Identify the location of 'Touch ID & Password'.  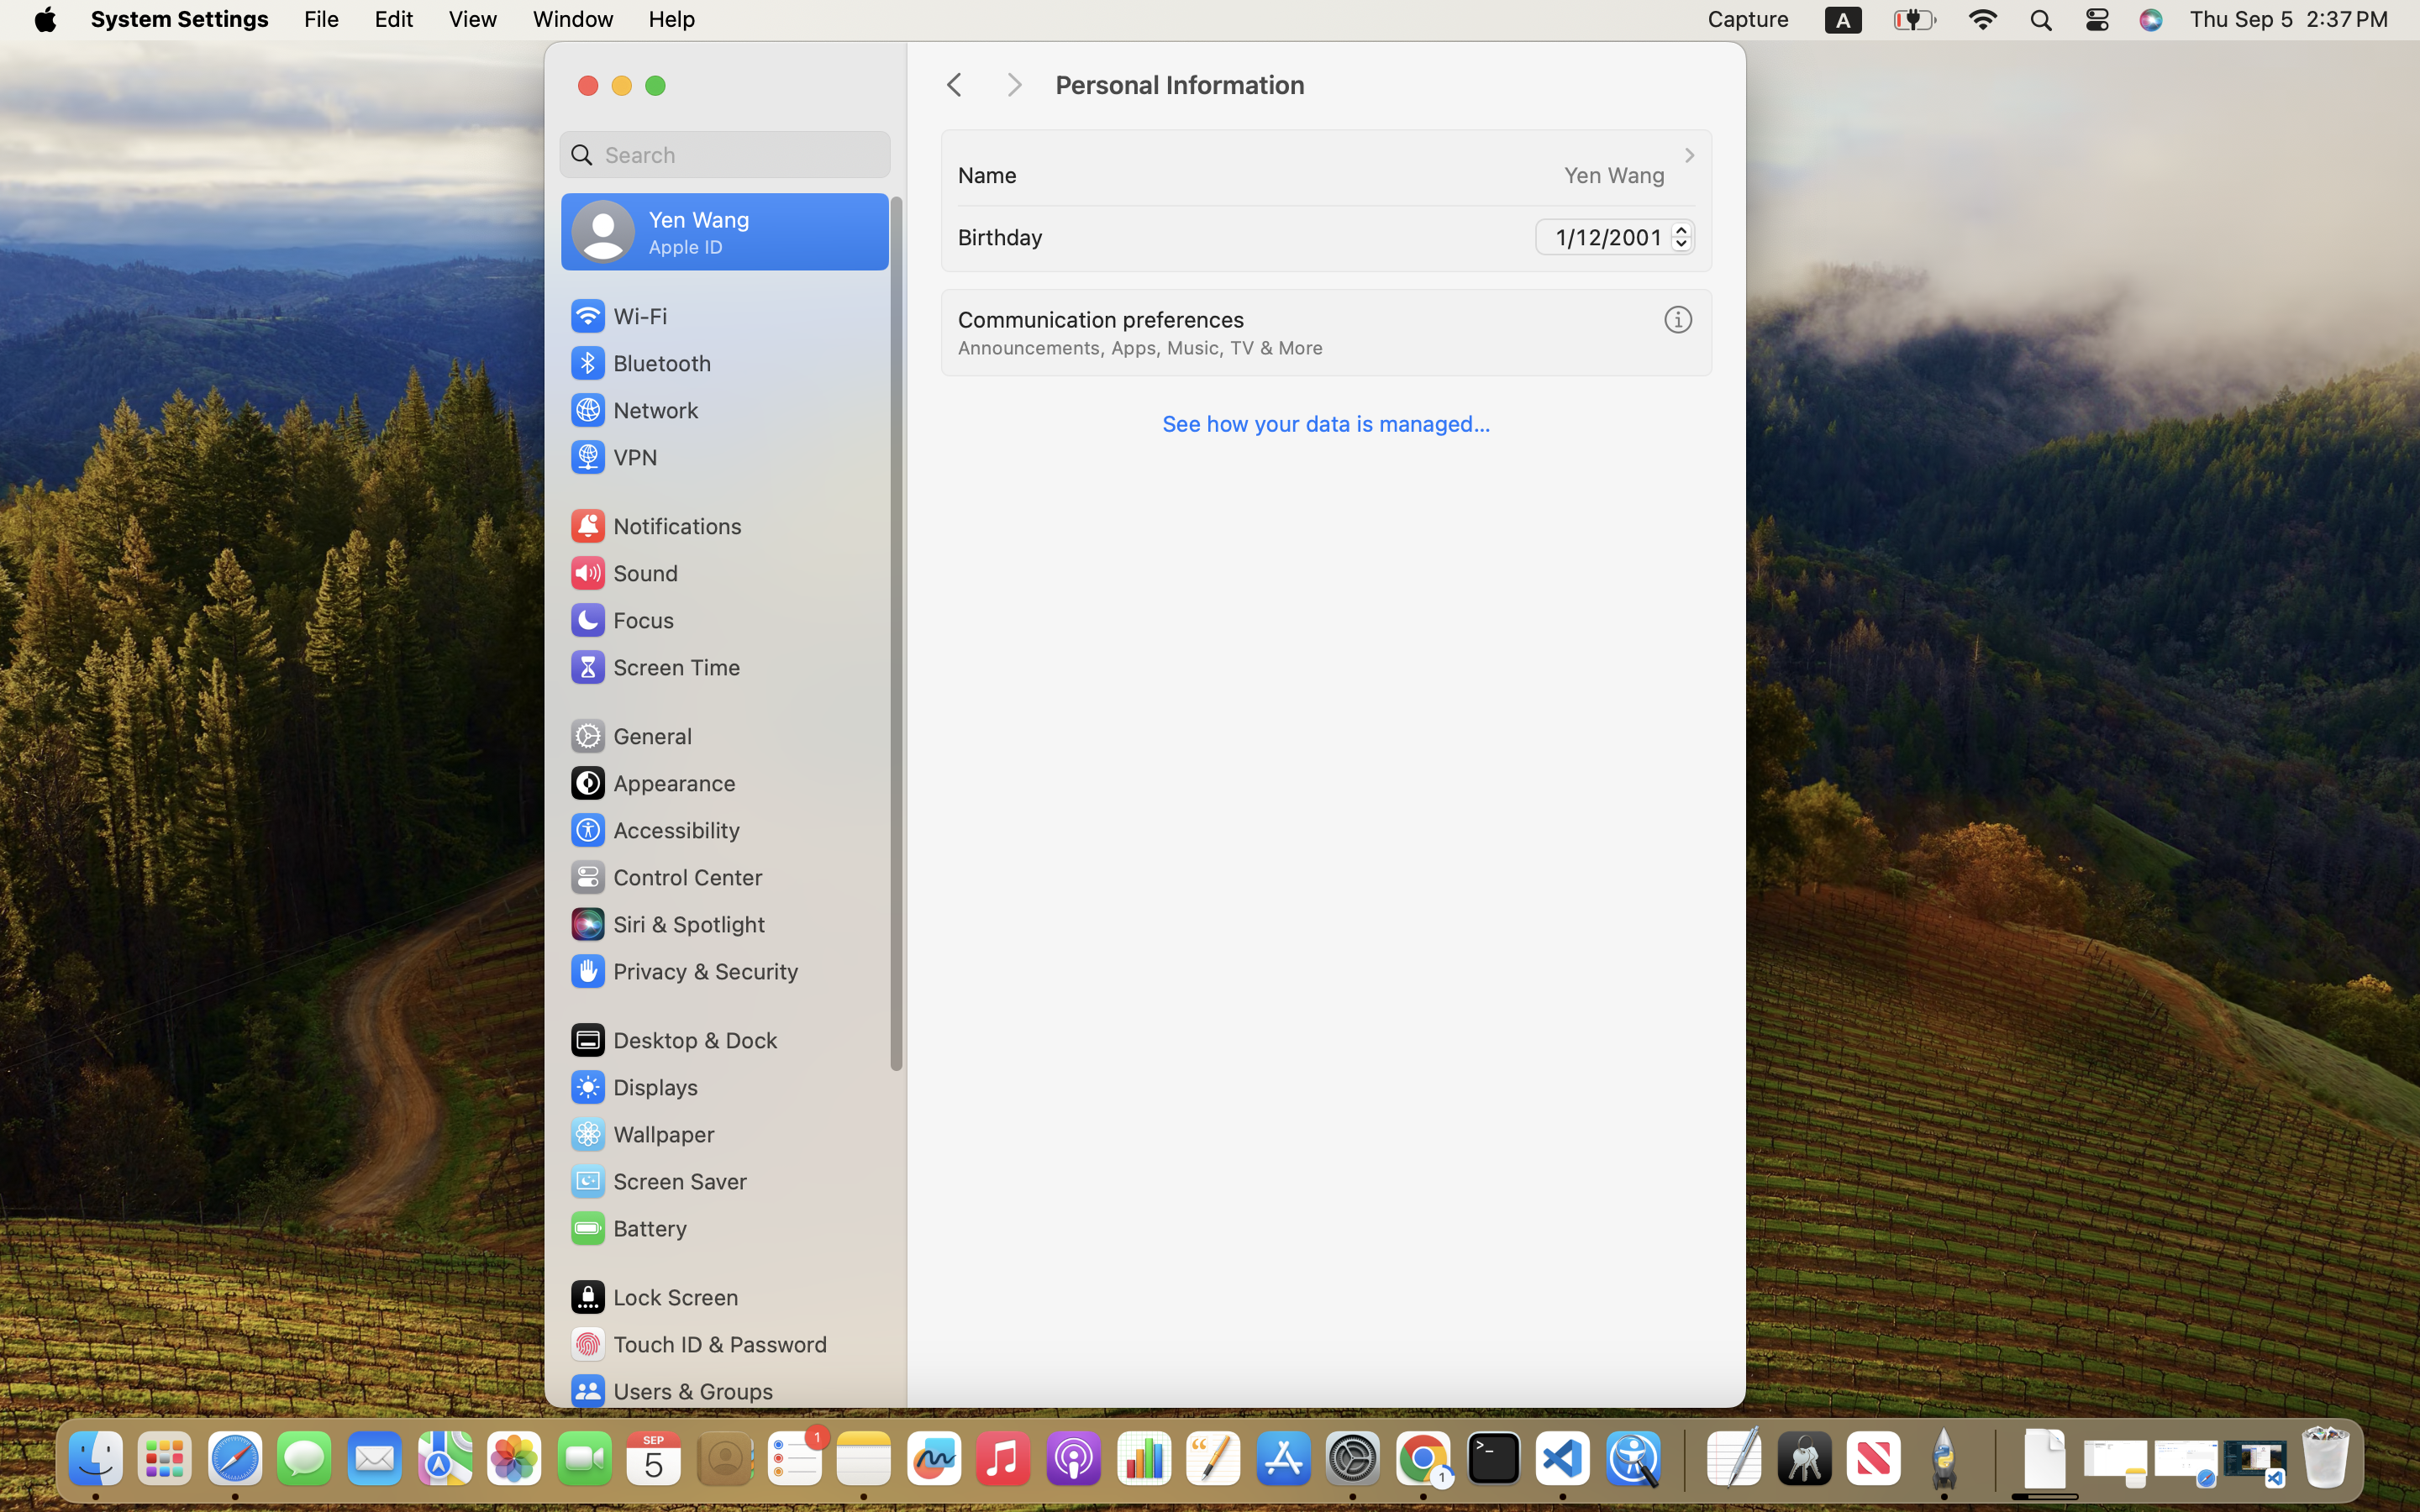
(697, 1343).